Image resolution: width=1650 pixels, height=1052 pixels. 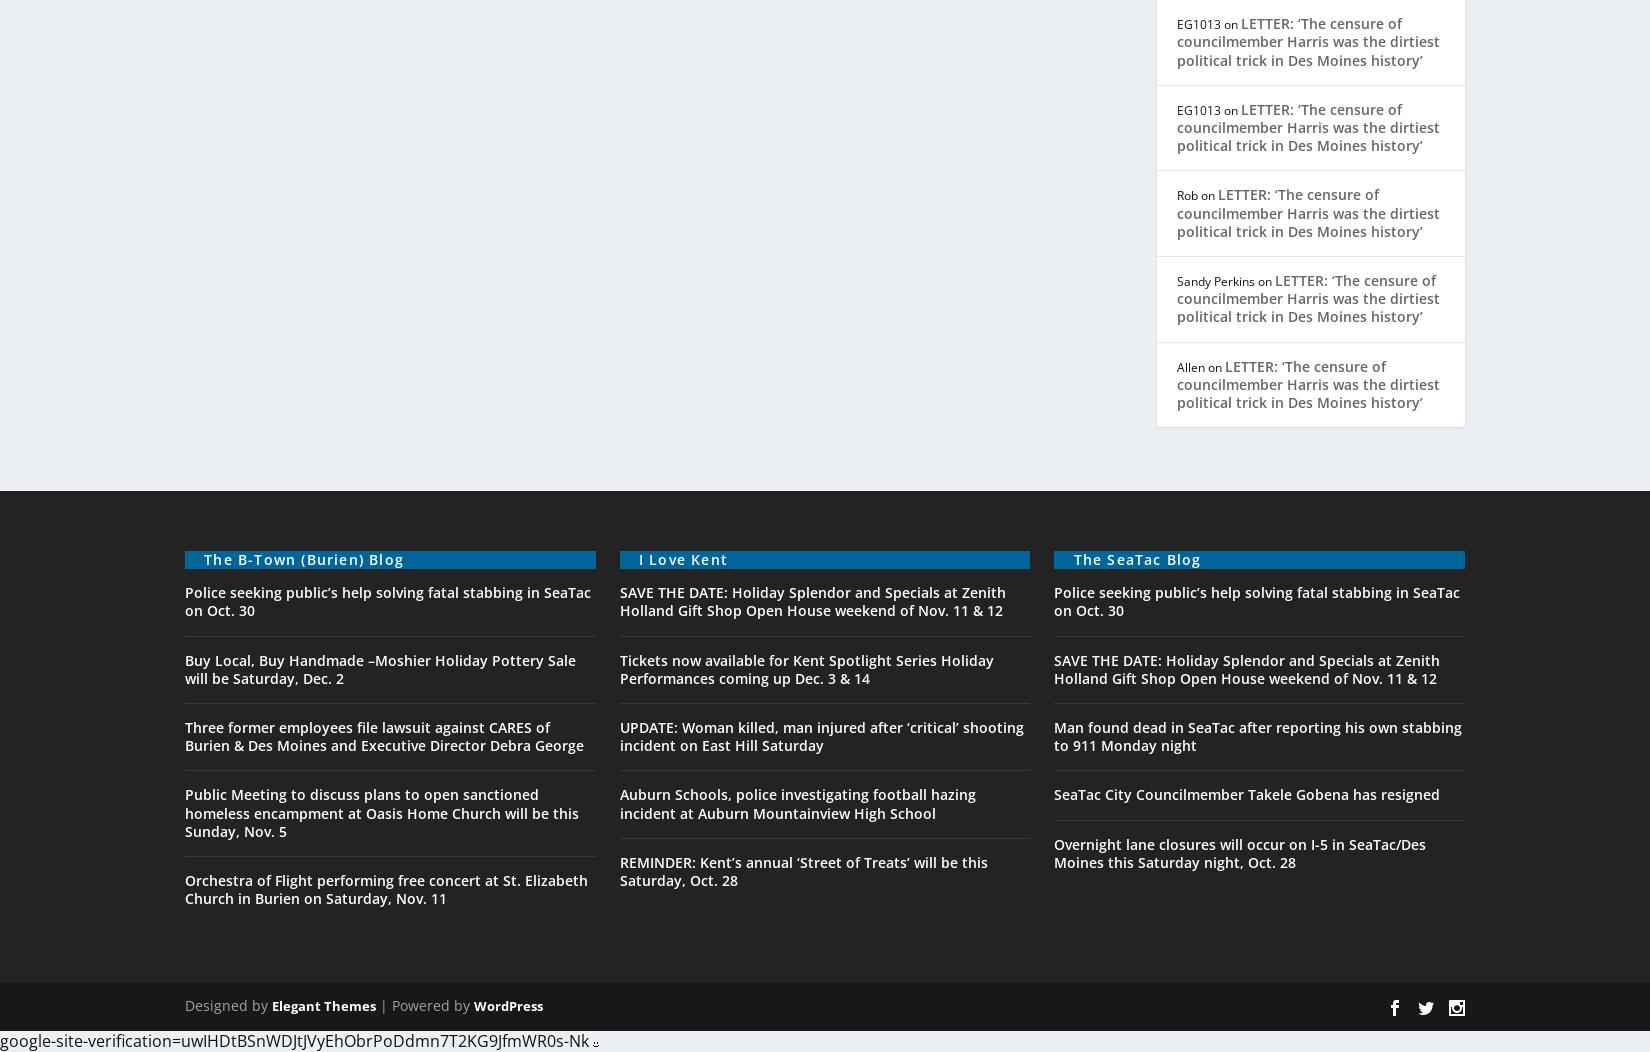 I want to click on 'Rob', so click(x=1187, y=195).